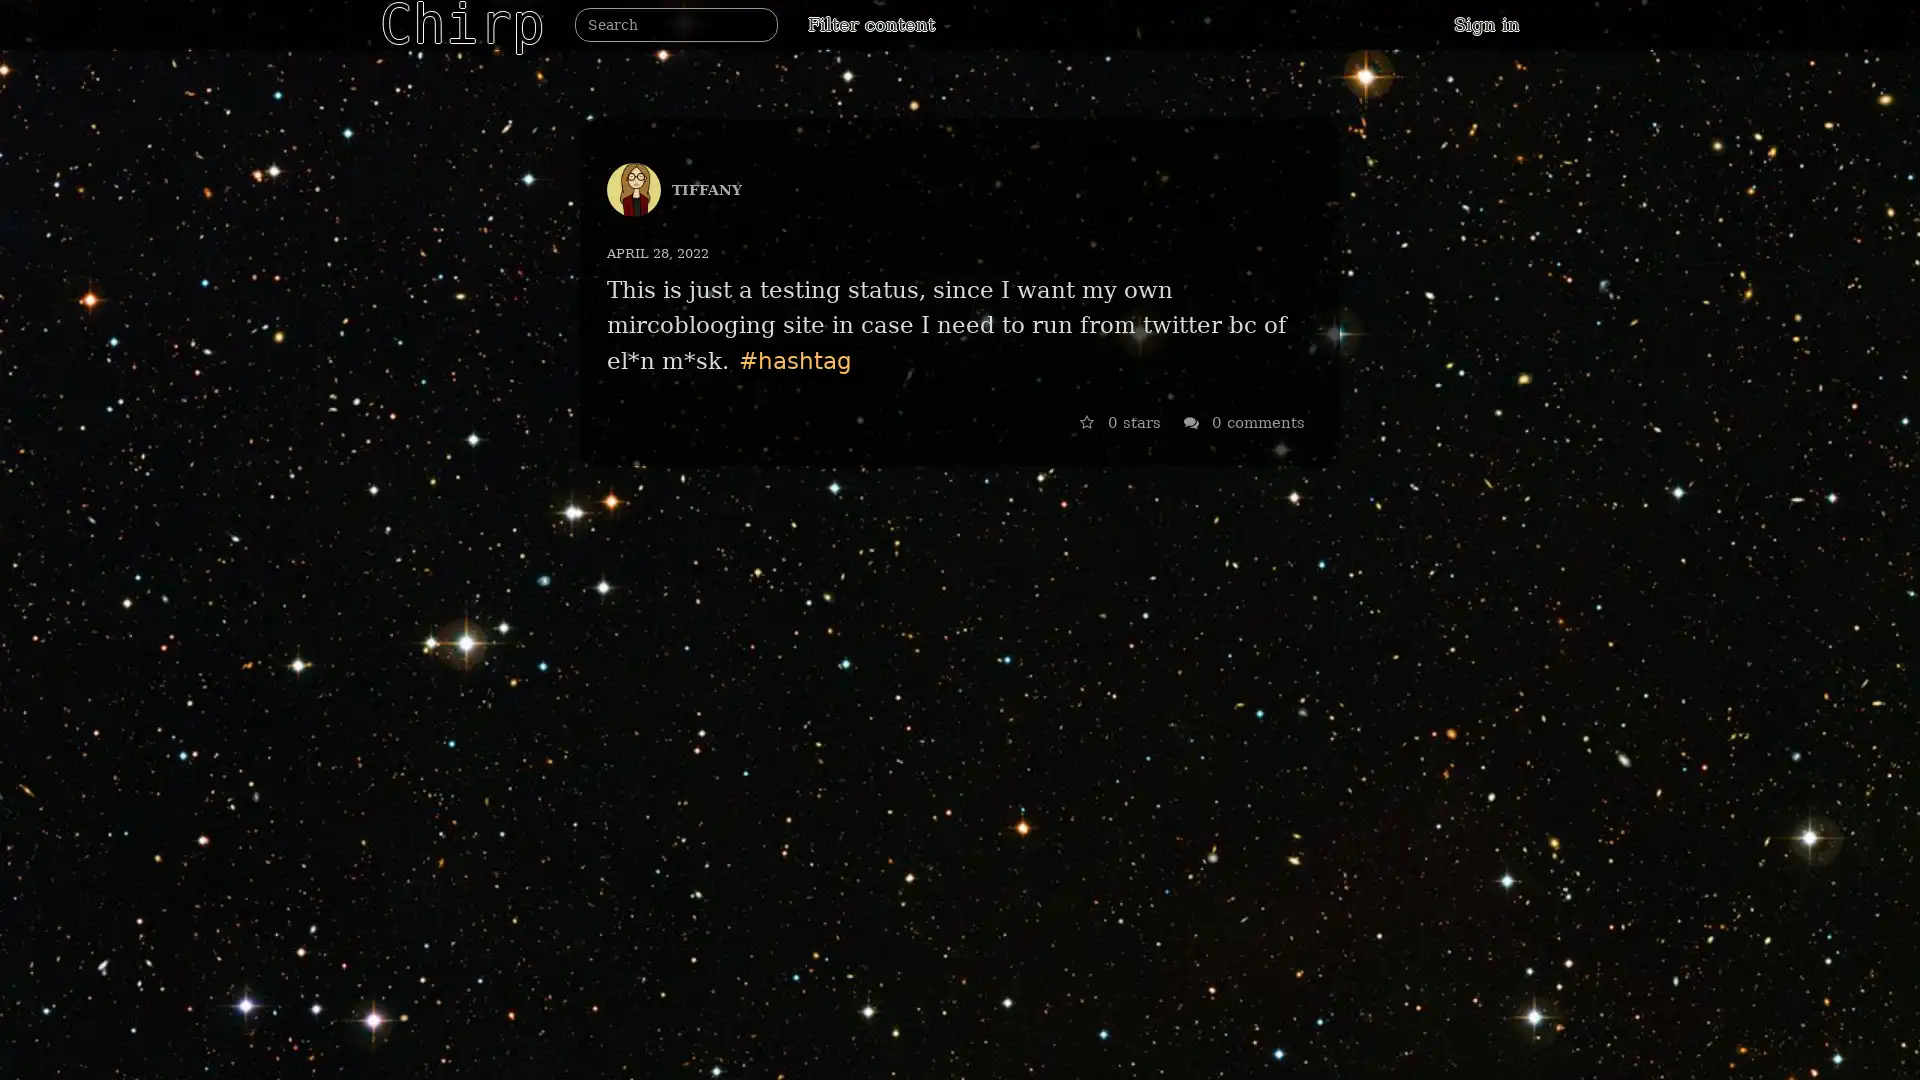 The width and height of the screenshot is (1920, 1080). What do you see at coordinates (879, 24) in the screenshot?
I see `Filter content` at bounding box center [879, 24].